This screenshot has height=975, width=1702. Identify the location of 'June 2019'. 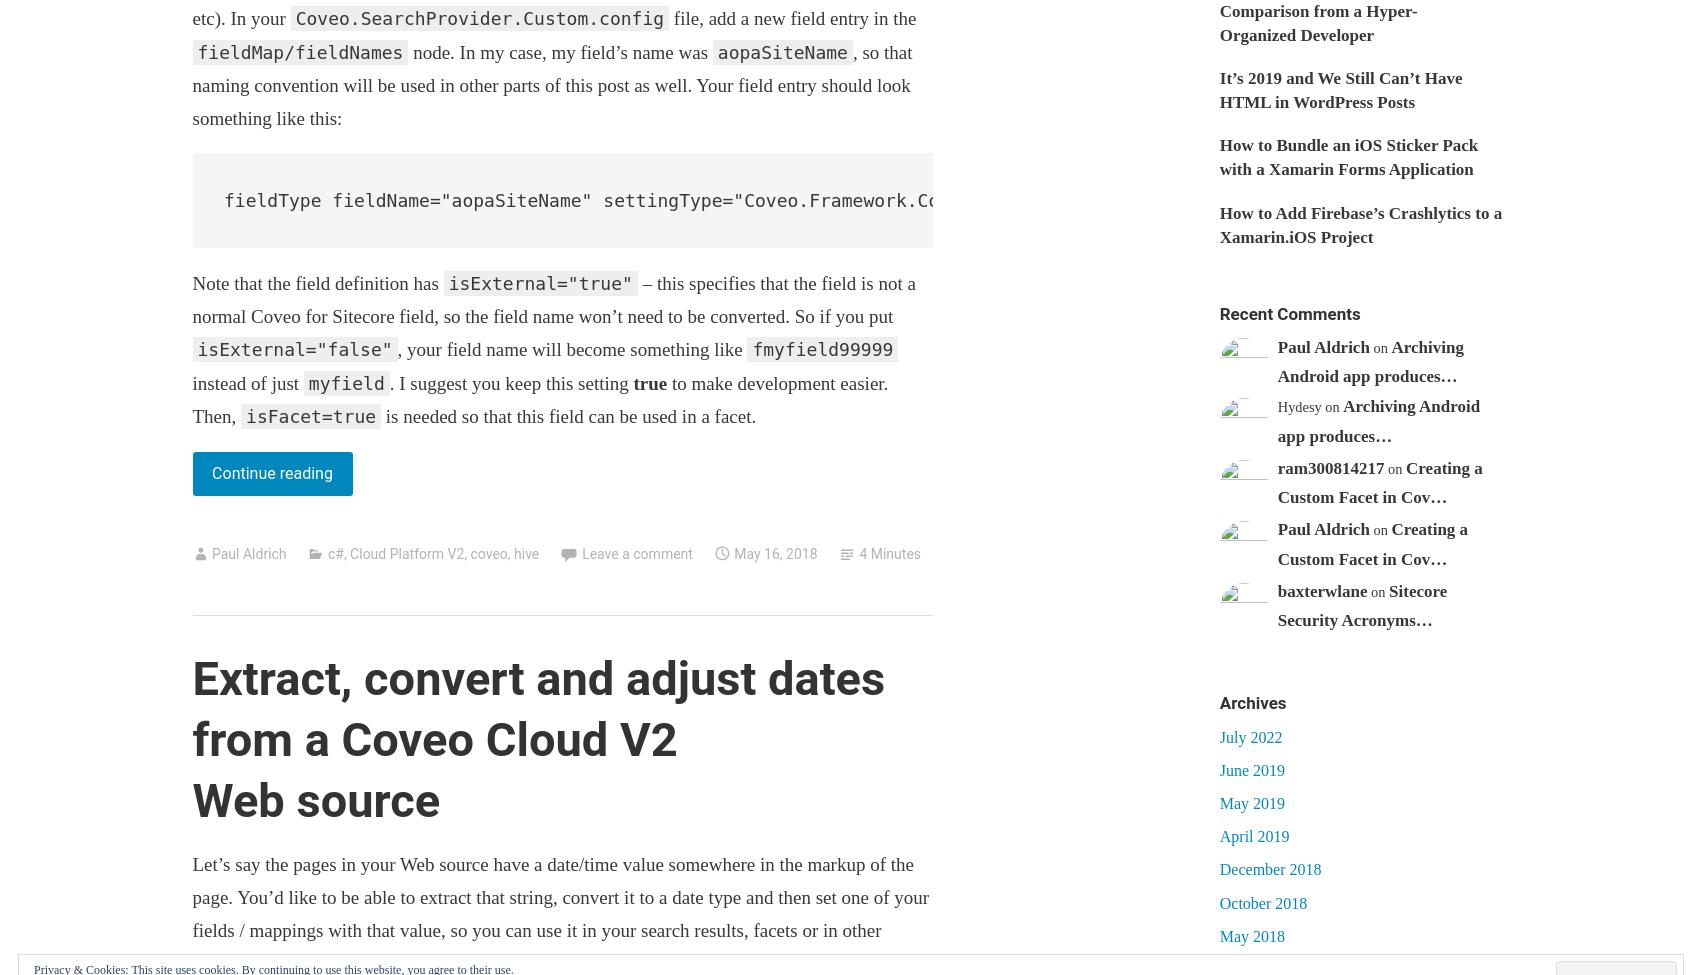
(1251, 768).